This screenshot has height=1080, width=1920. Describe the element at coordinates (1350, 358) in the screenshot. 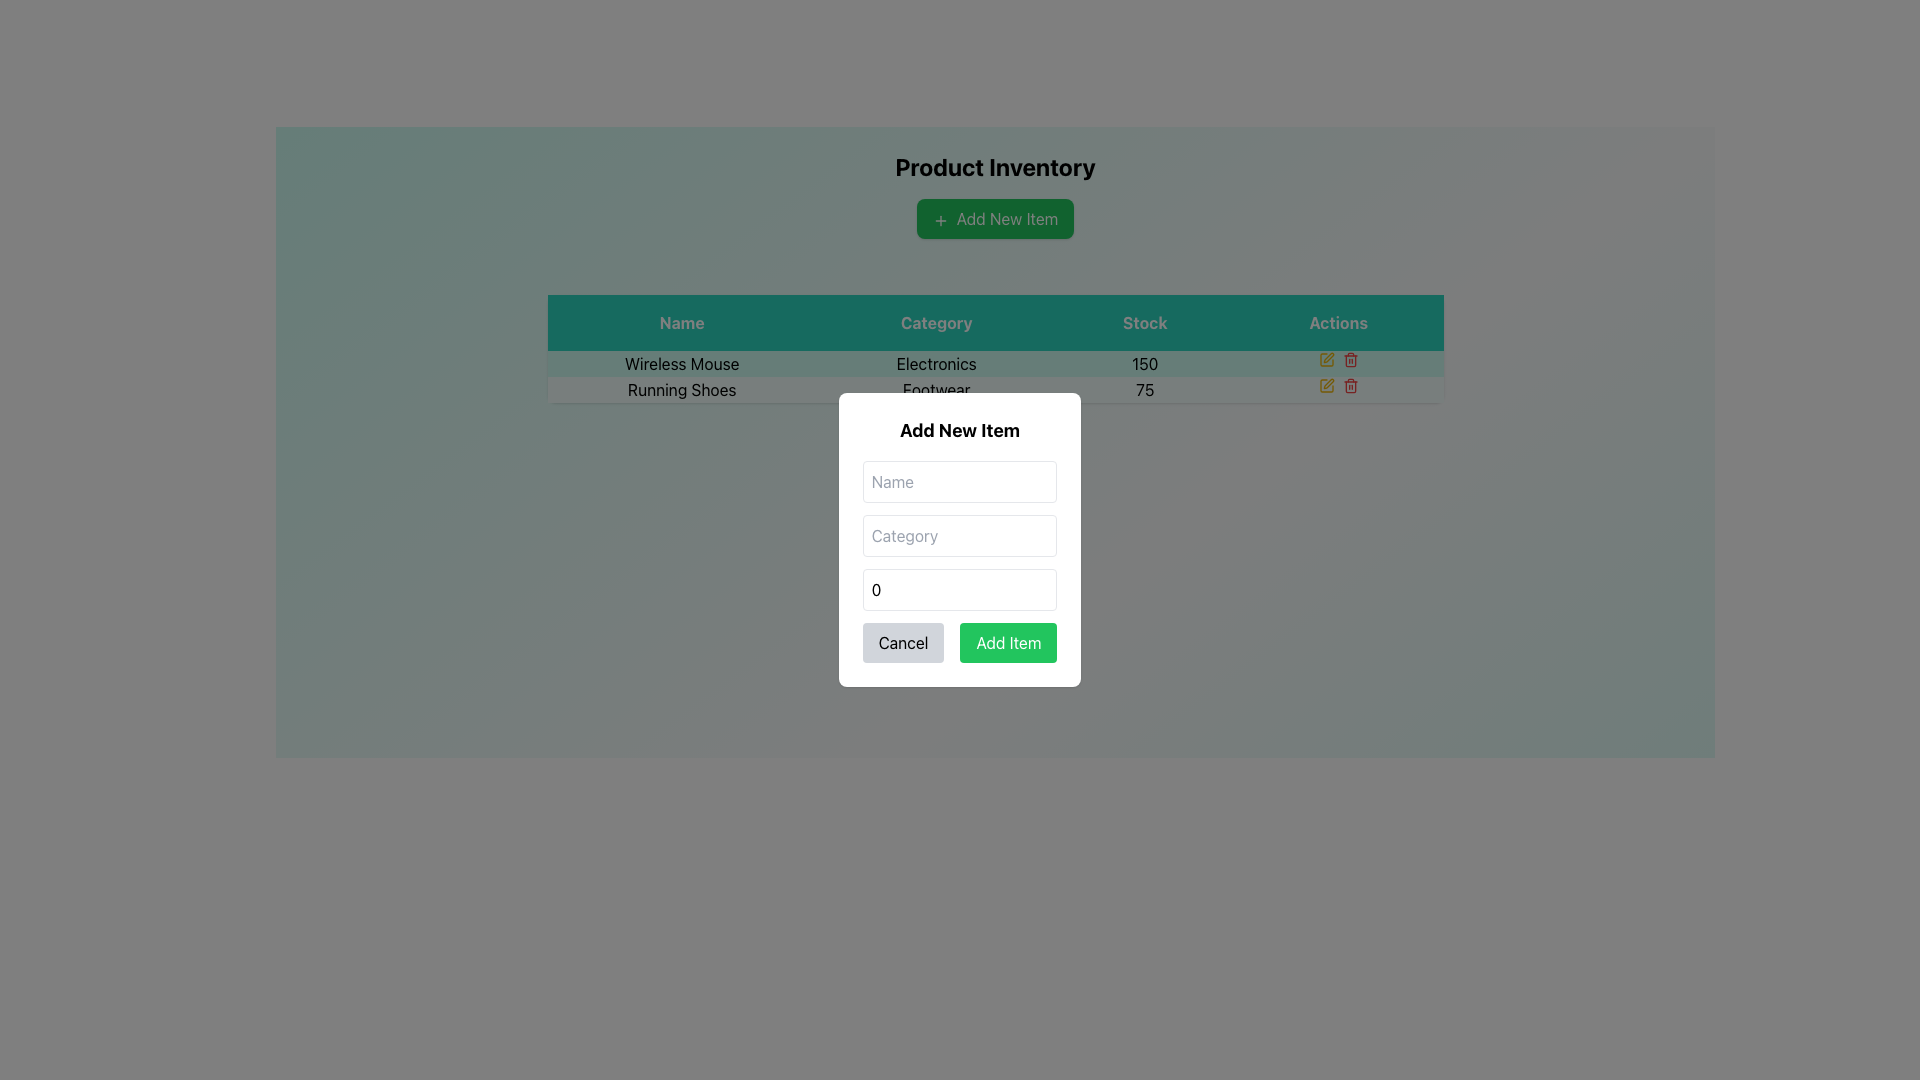

I see `the trash can icon in the Actions column of the second row of the table` at that location.